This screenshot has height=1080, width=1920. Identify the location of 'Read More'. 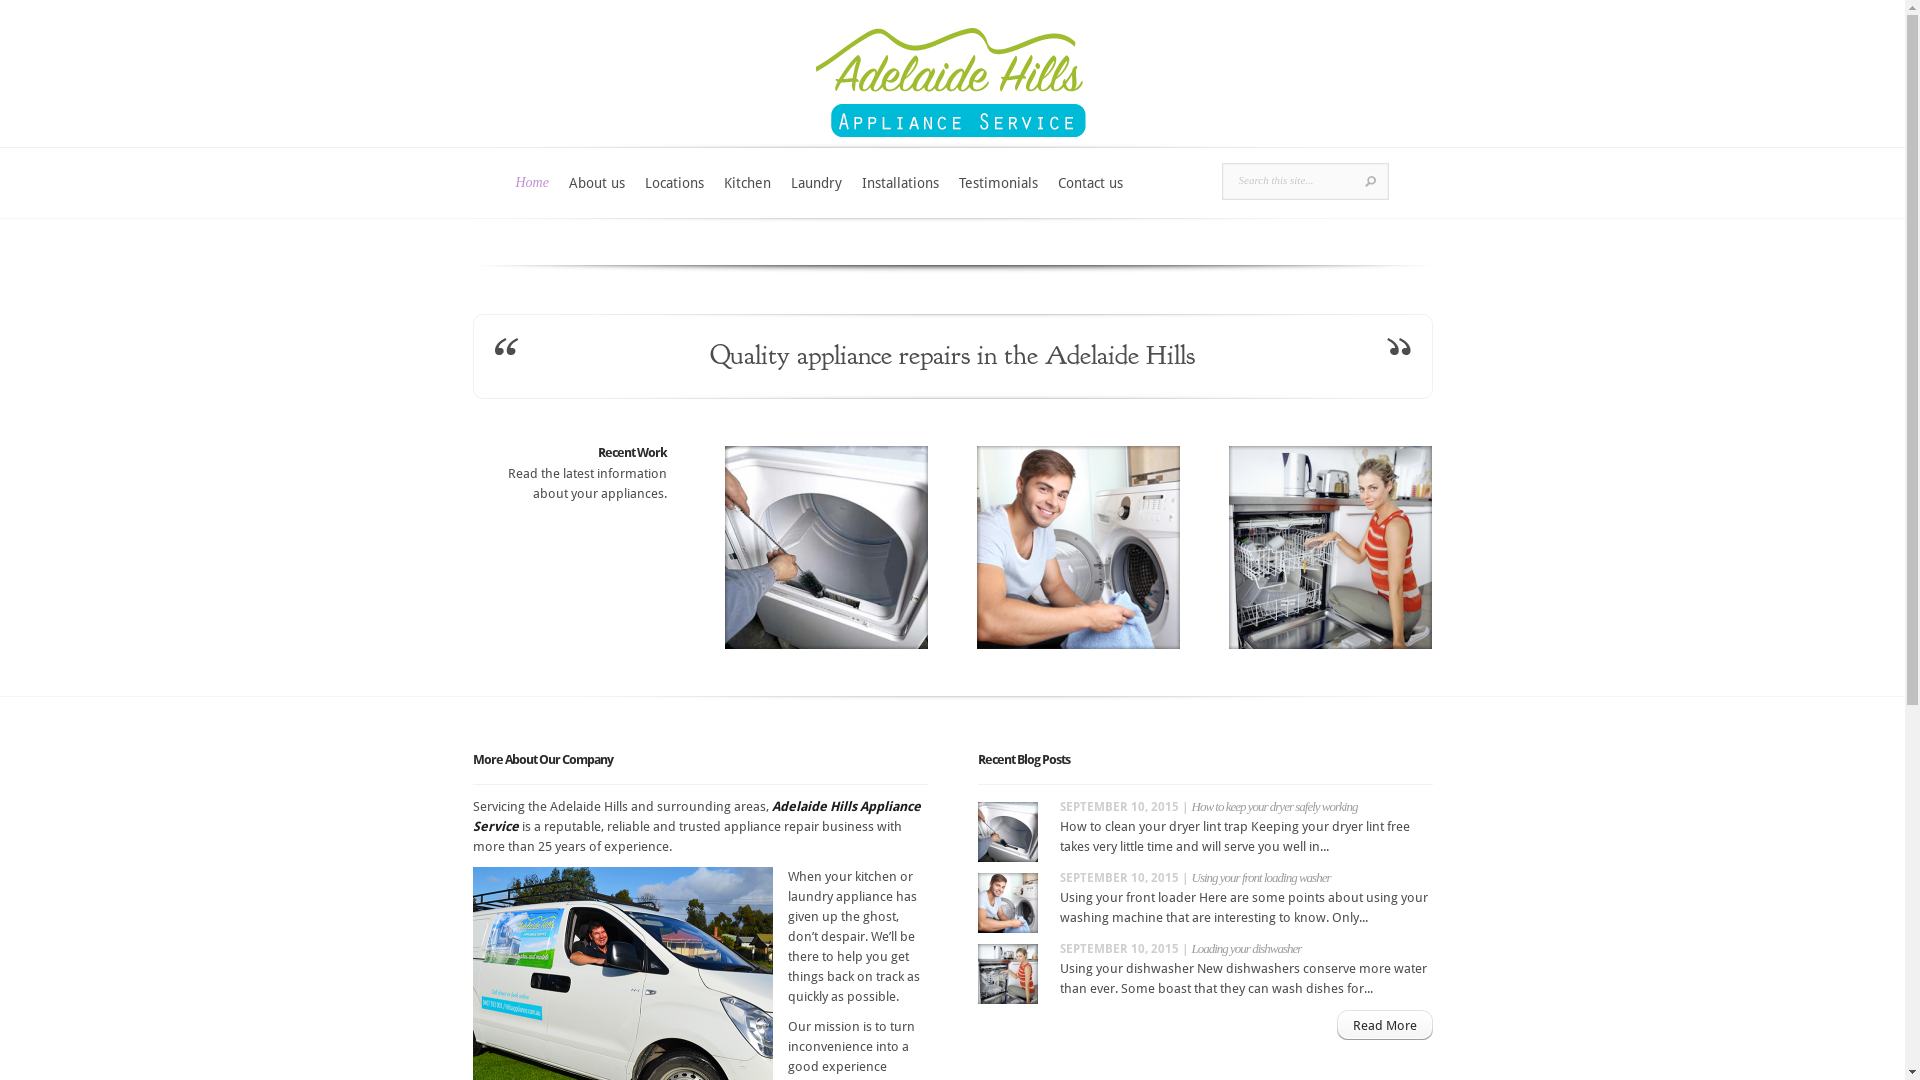
(1382, 1025).